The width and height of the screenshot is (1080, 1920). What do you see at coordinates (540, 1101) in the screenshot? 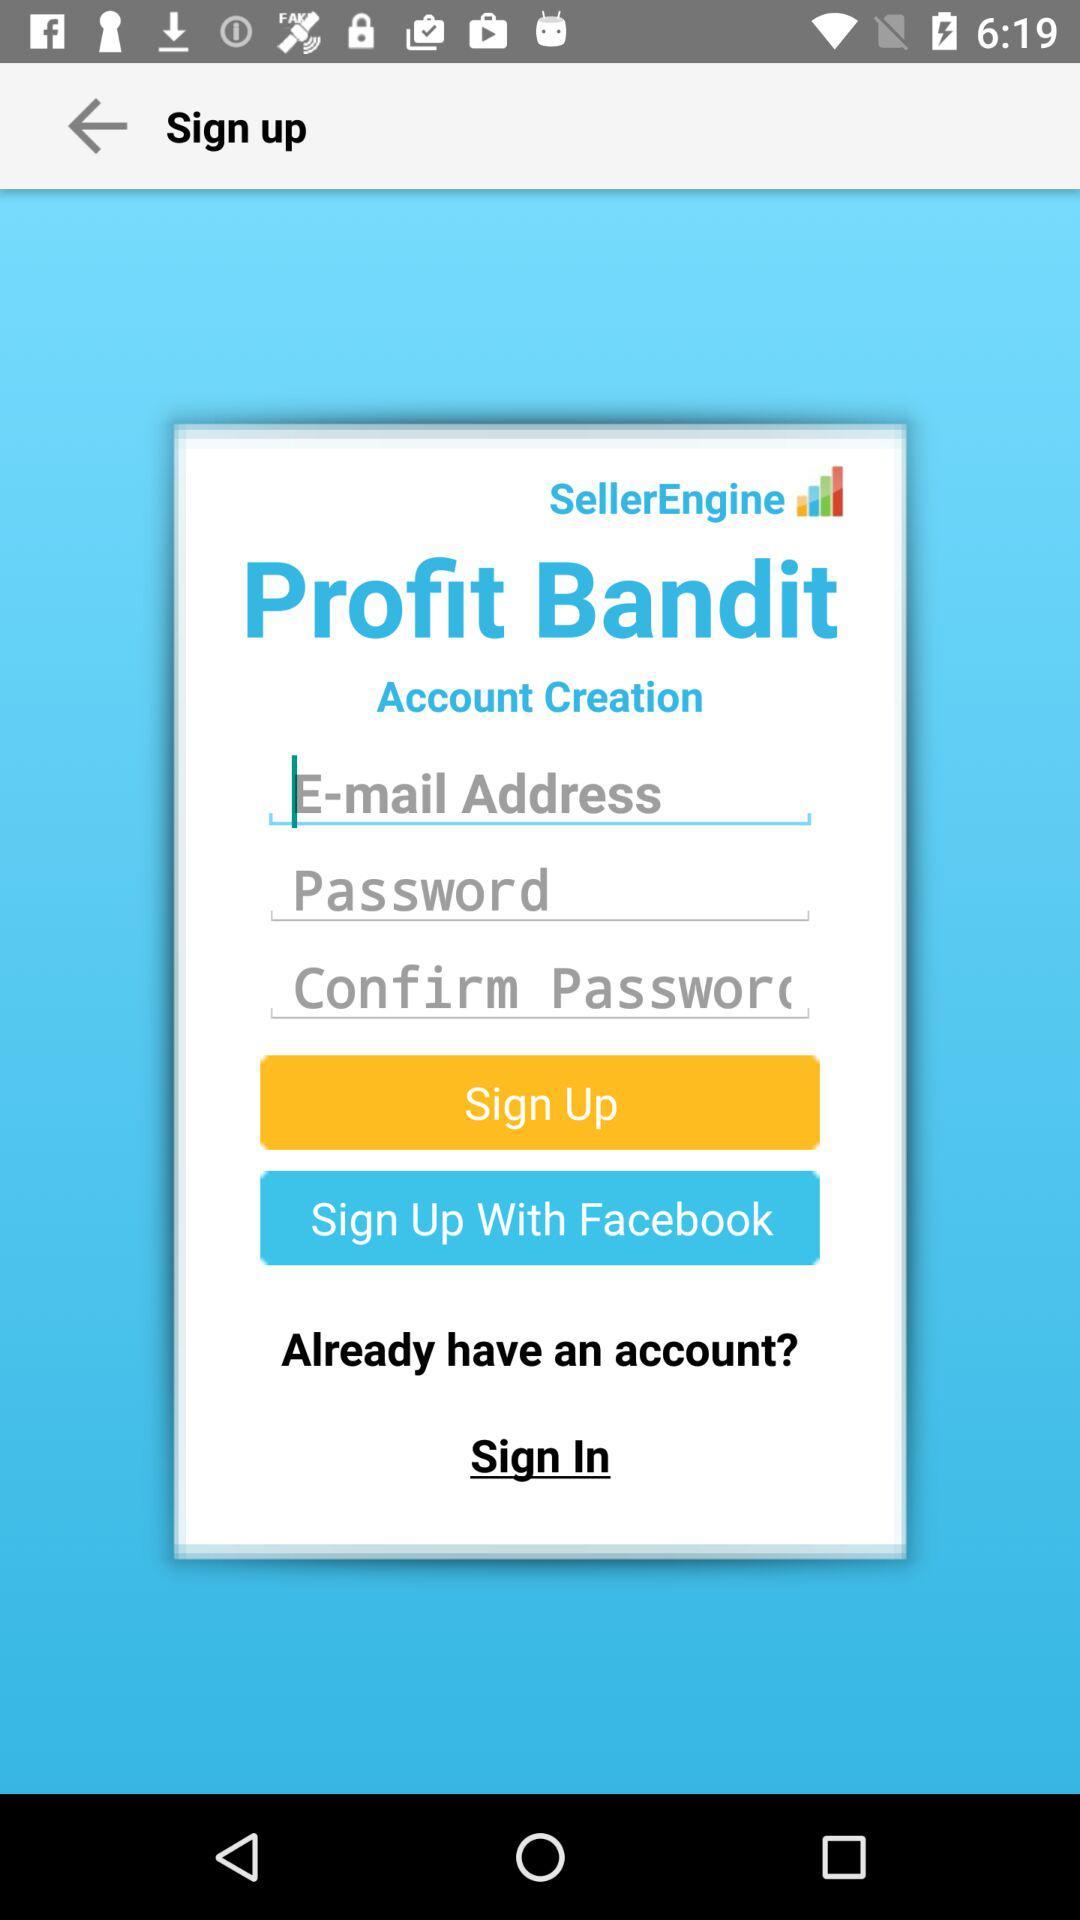
I see `the sign up buttton` at bounding box center [540, 1101].